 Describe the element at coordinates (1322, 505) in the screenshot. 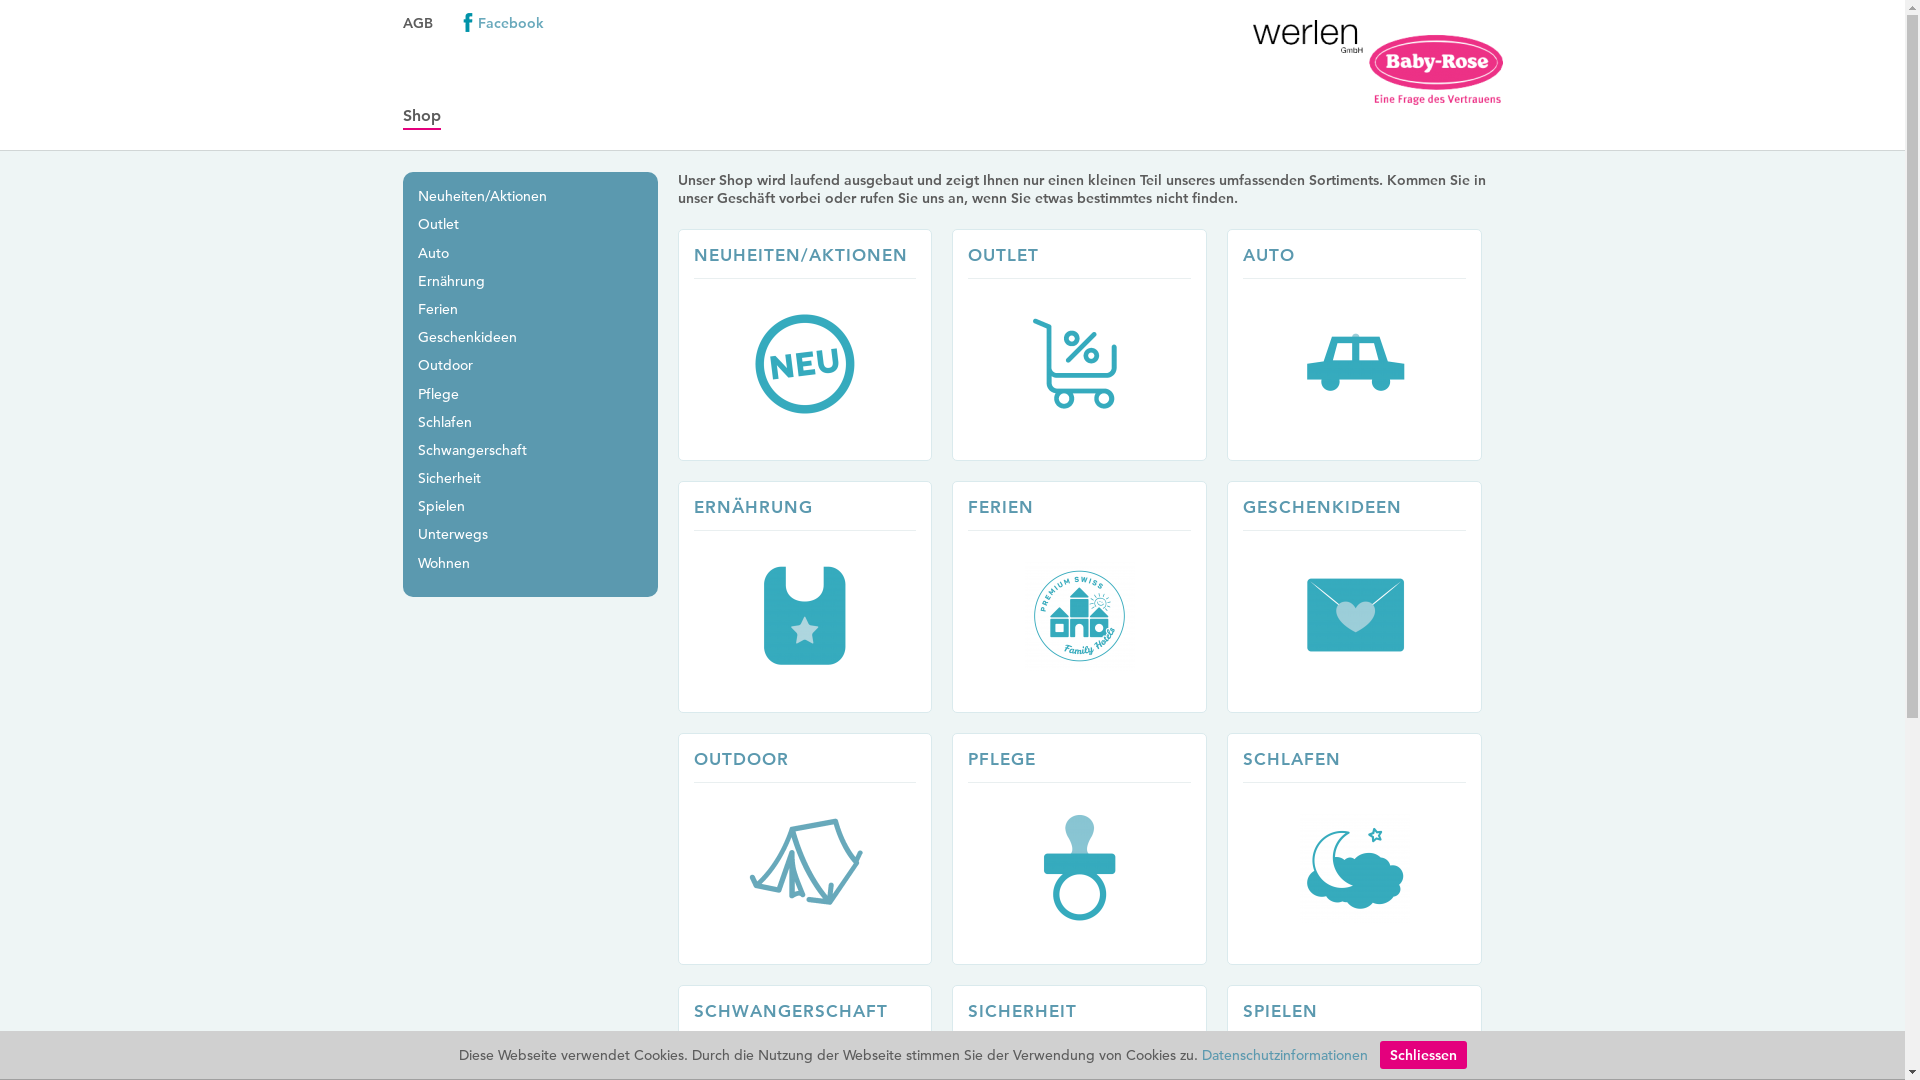

I see `'GESCHENKIDEEN'` at that location.